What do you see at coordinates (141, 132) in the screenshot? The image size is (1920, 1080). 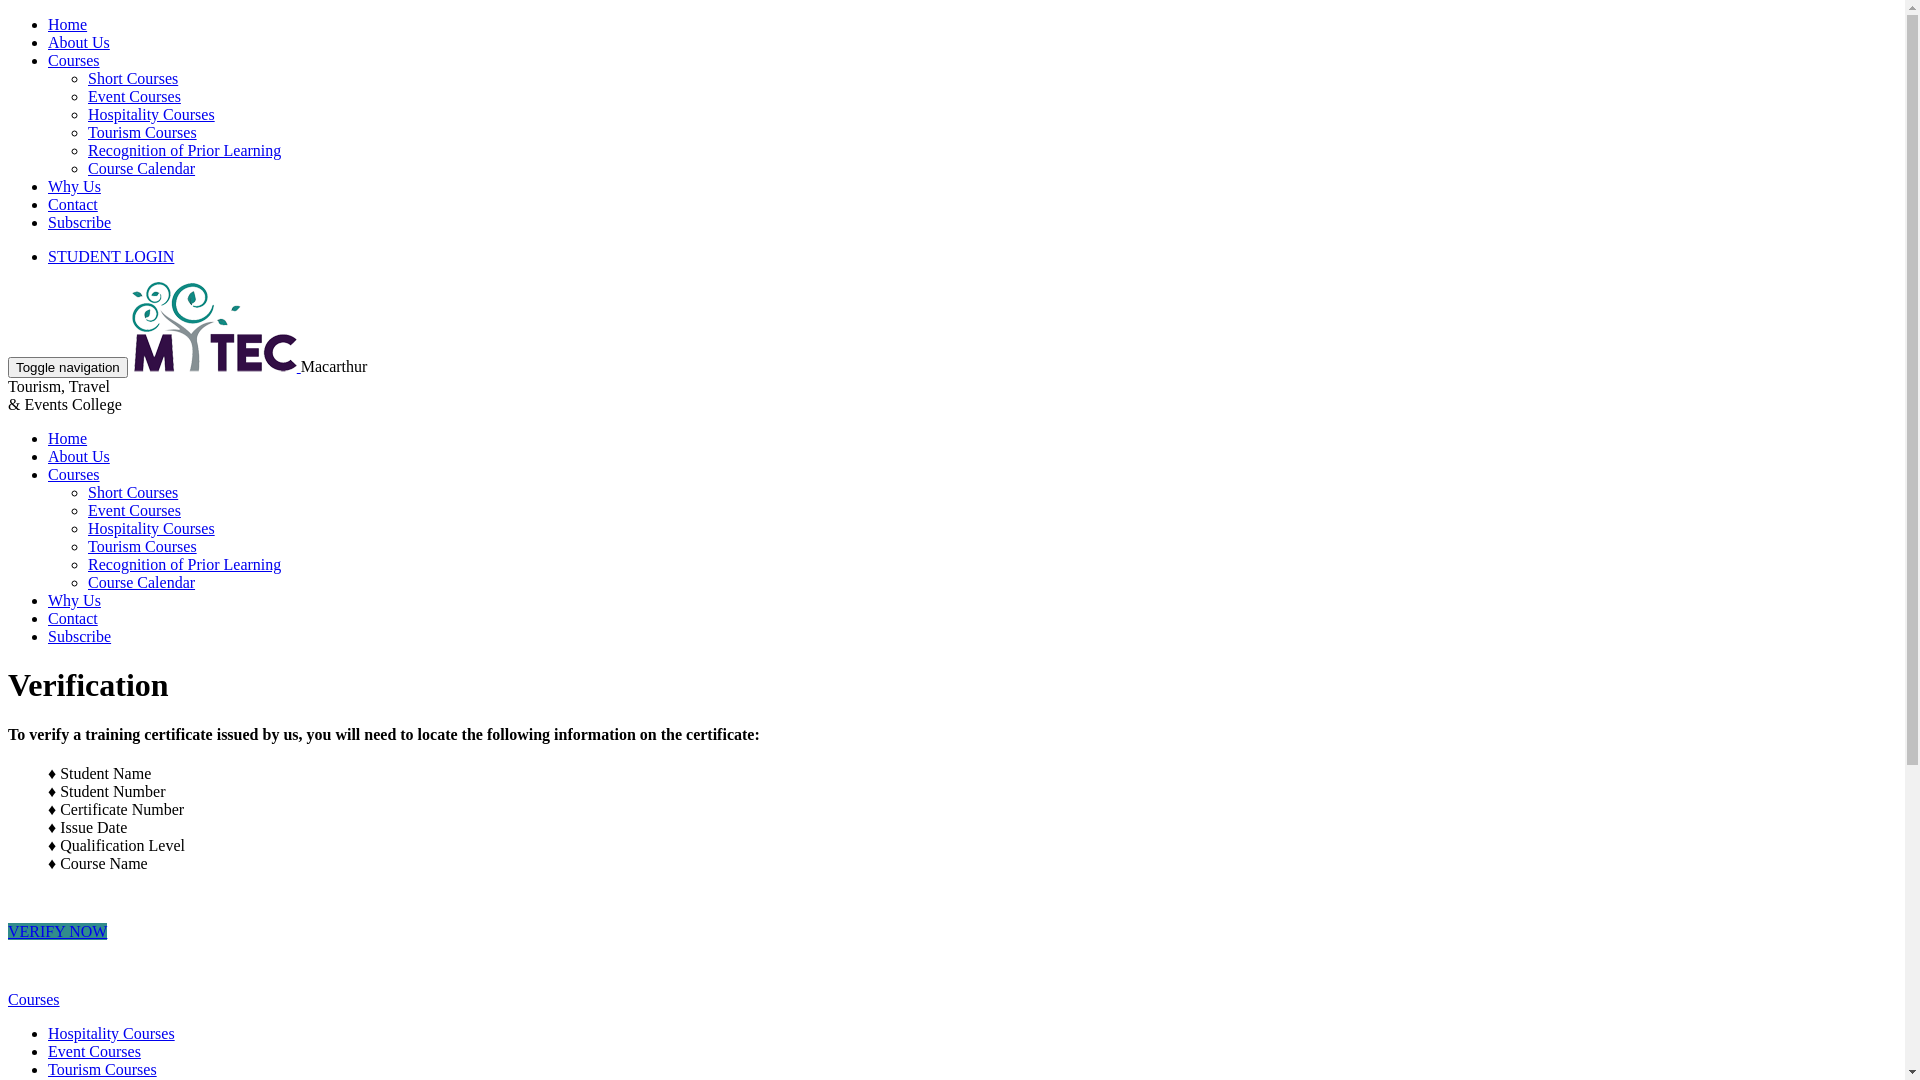 I see `'Tourism Courses'` at bounding box center [141, 132].